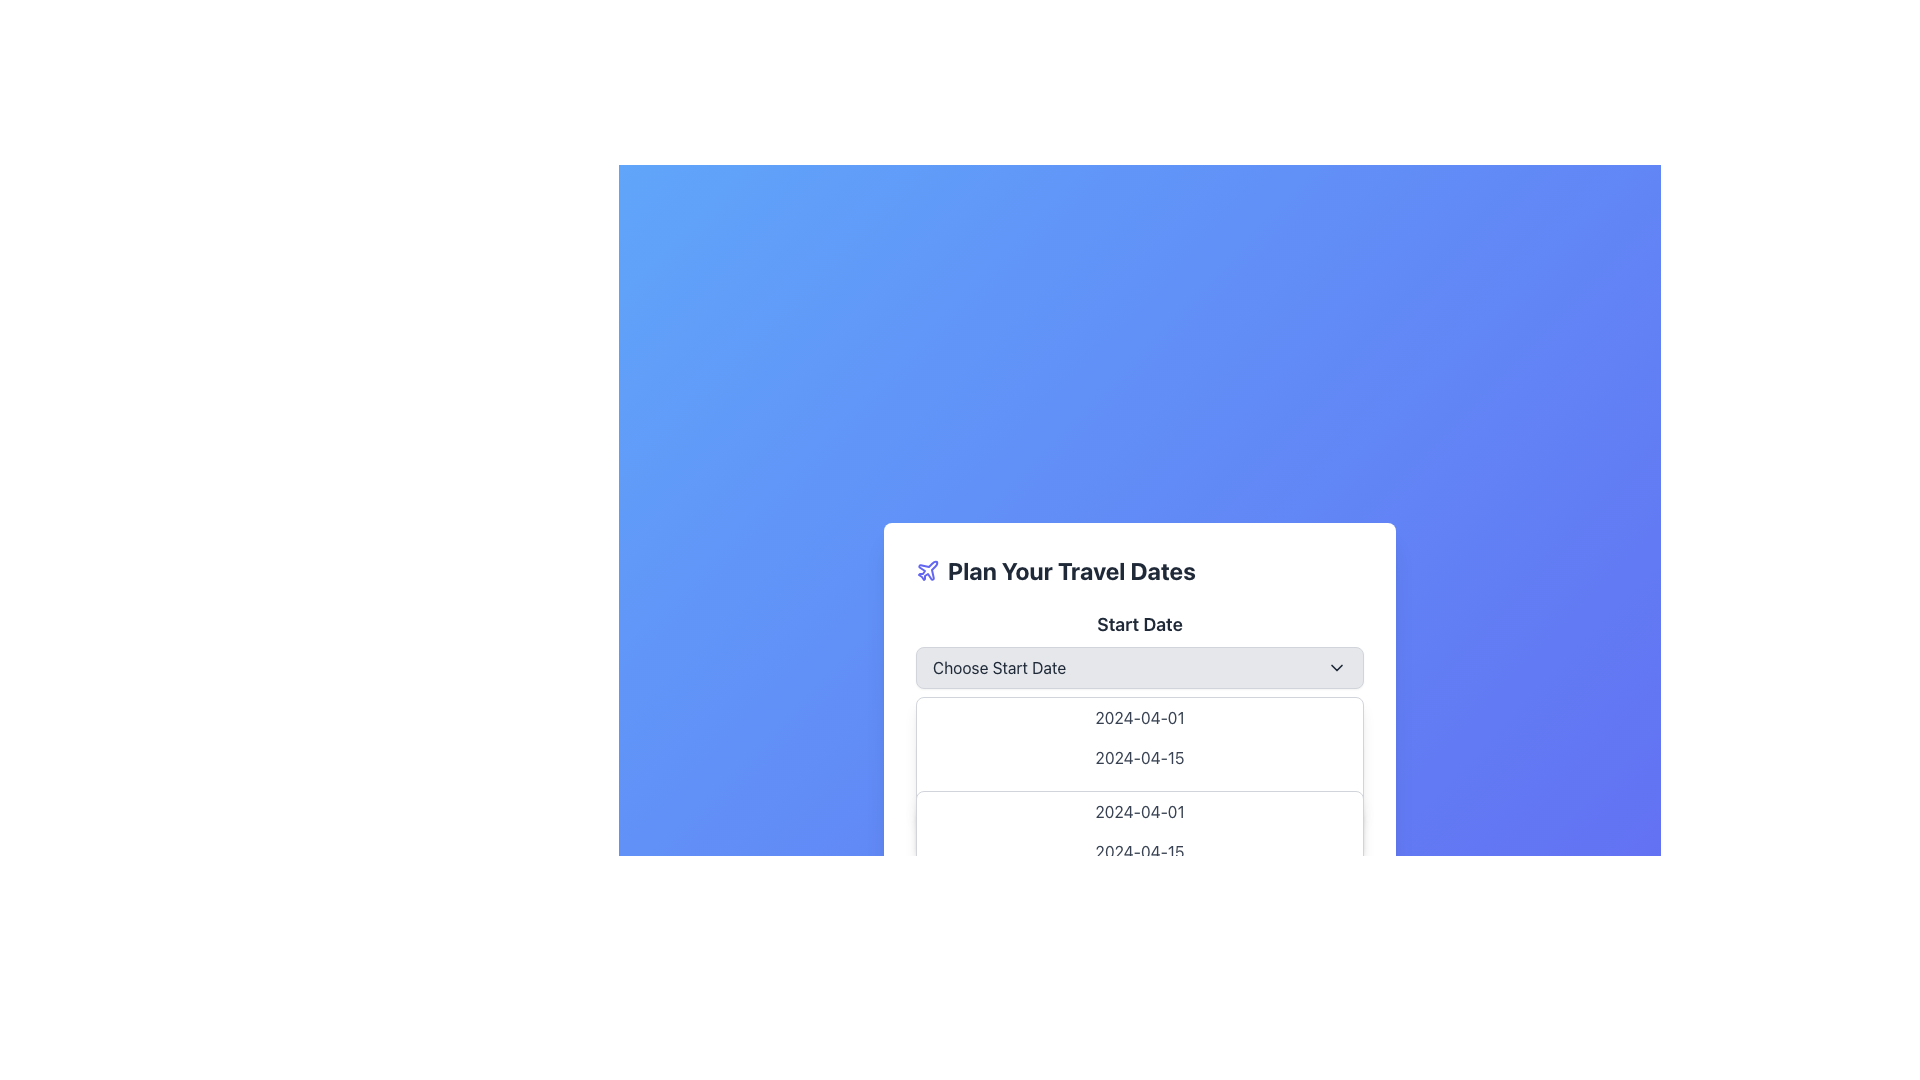  I want to click on the first date option in the dropdown menu for selecting a start date located below the label 'Start Date', so click(1140, 812).